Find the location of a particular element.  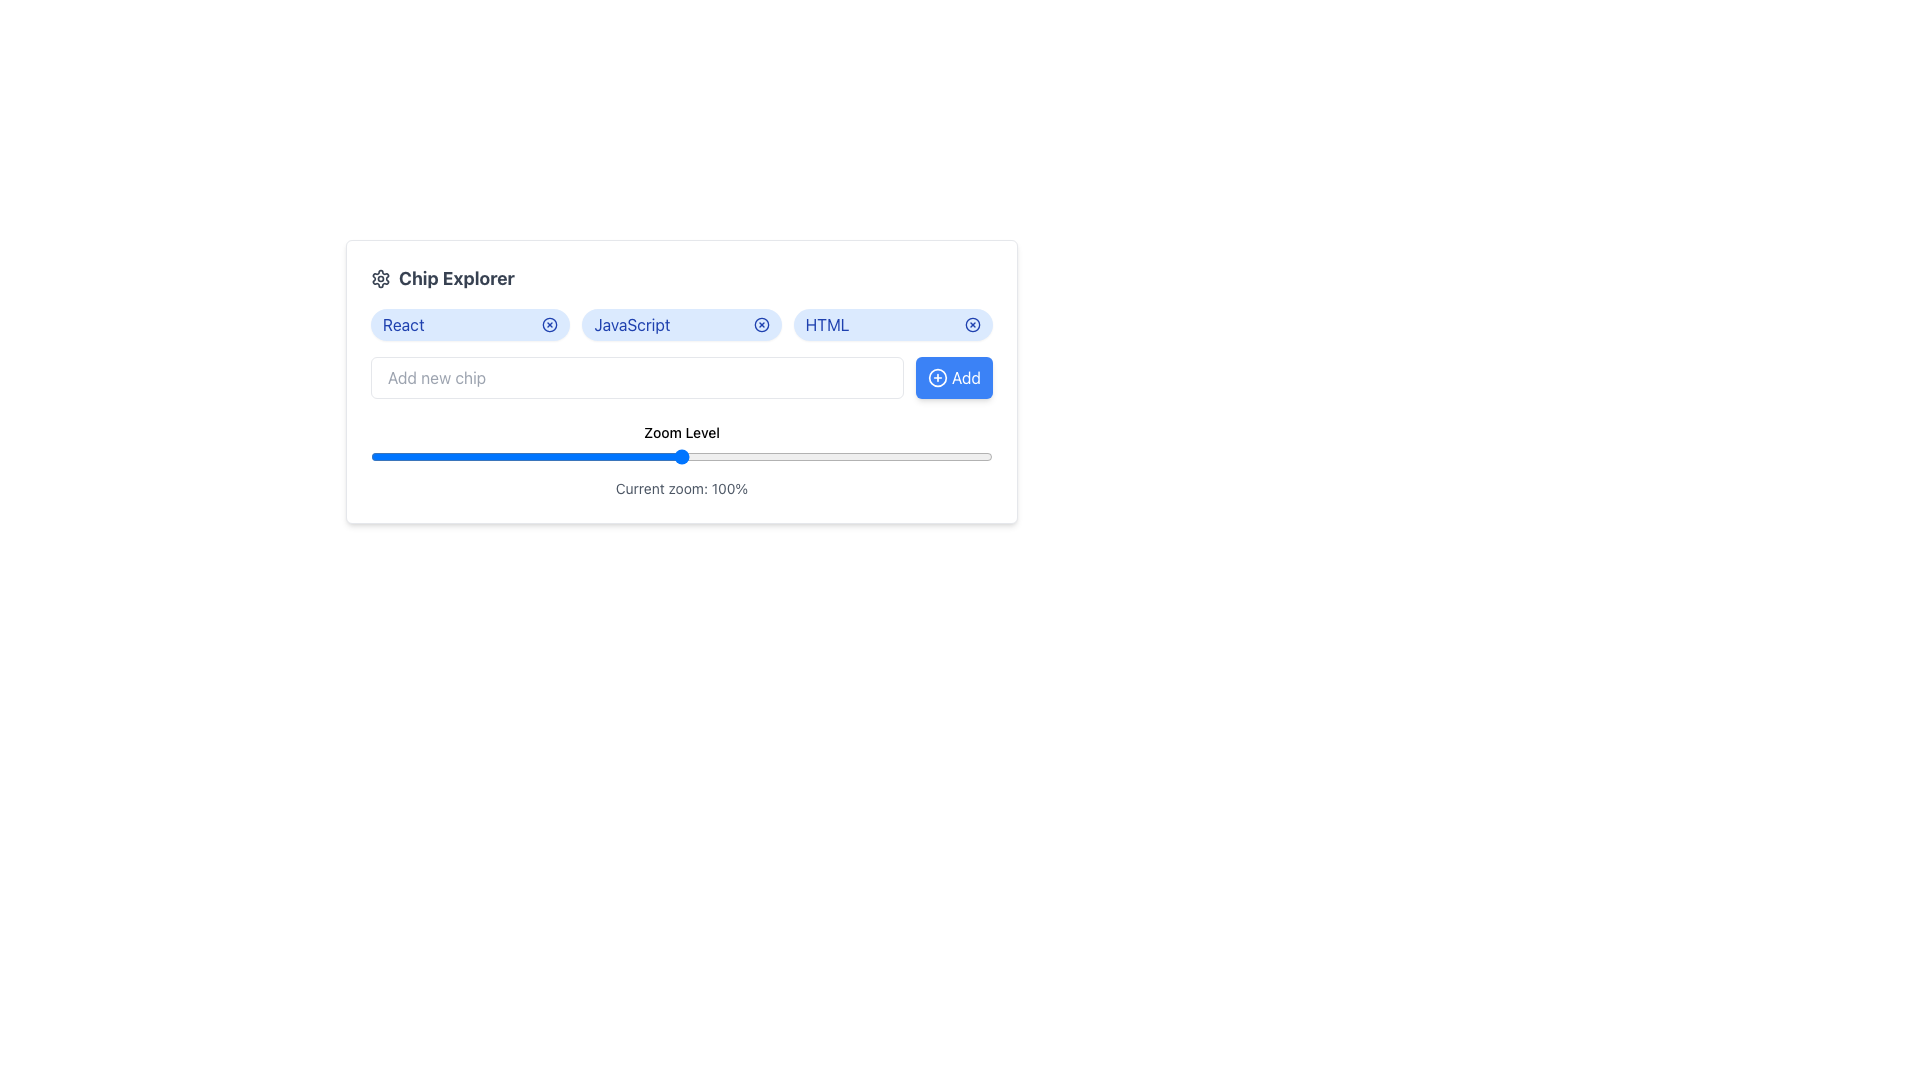

the gear icon located is located at coordinates (380, 278).